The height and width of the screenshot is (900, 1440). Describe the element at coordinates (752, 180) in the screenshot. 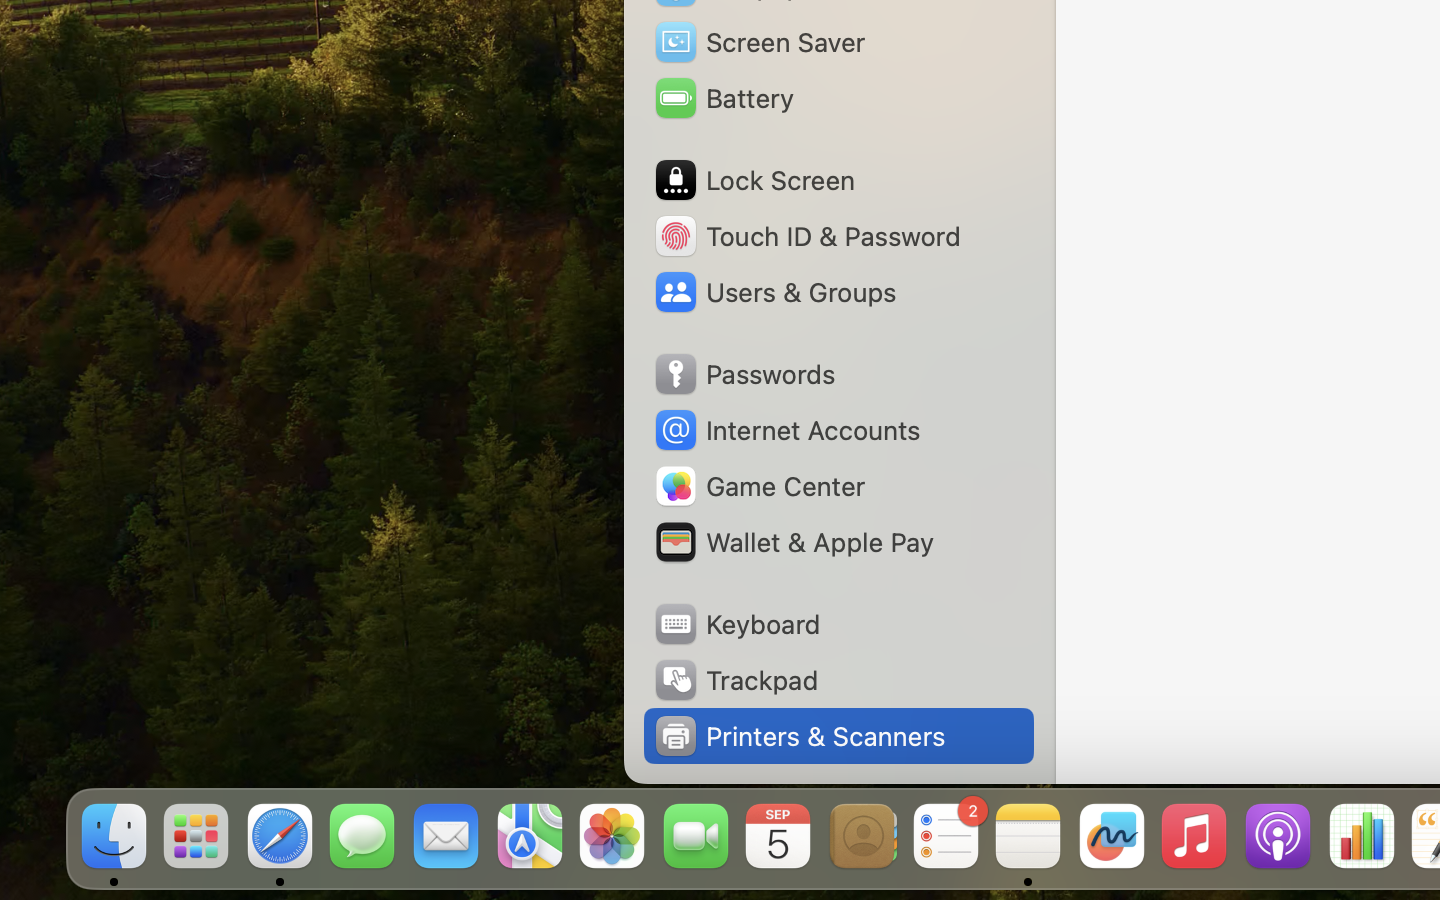

I see `'Lock Screen'` at that location.